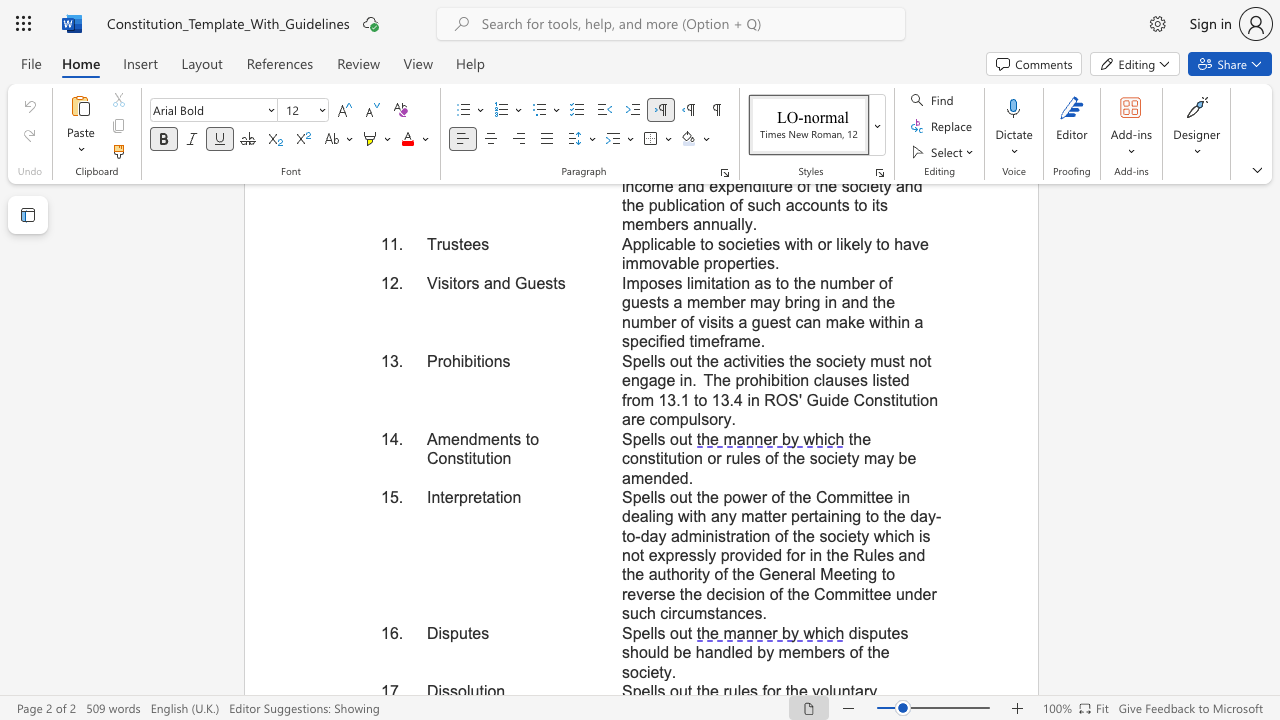  I want to click on the subset text "s to Consti" within the text "Amendments to Constitution", so click(513, 438).